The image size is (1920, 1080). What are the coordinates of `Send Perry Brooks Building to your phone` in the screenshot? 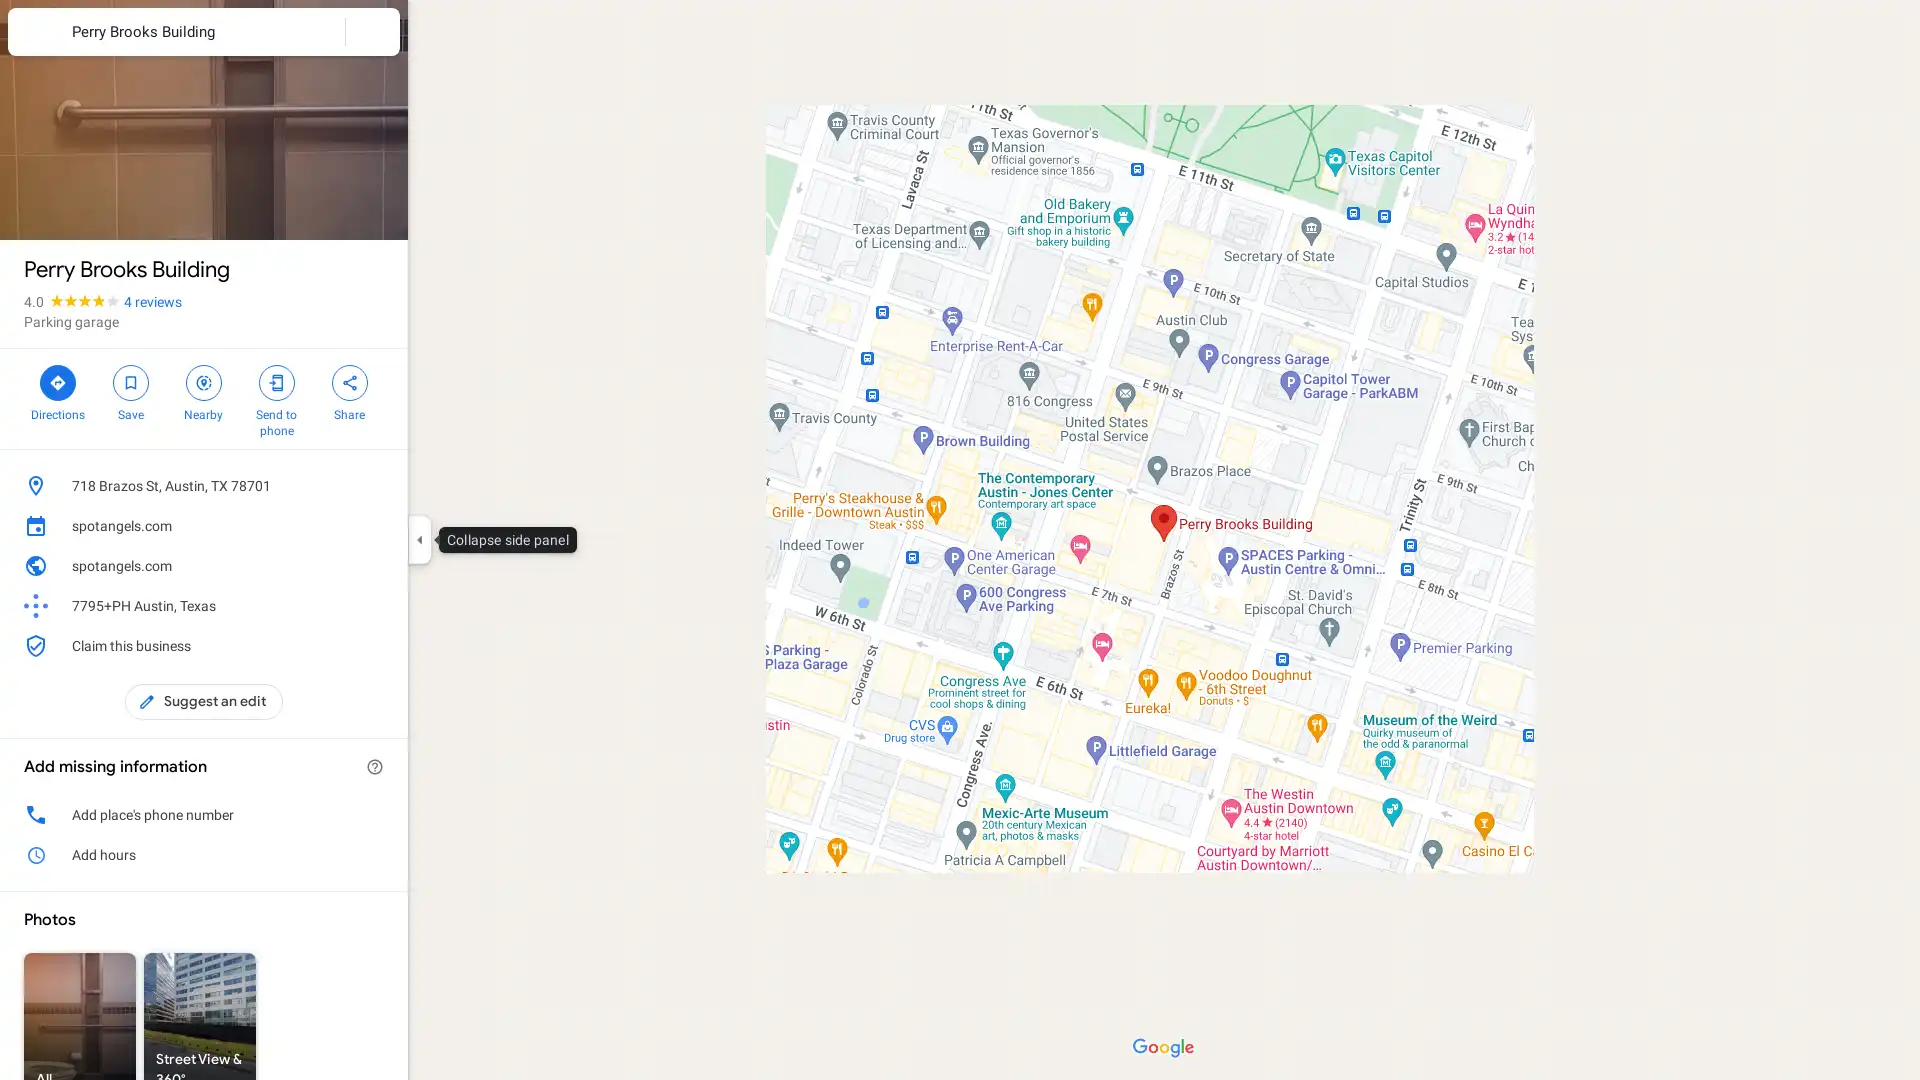 It's located at (275, 398).